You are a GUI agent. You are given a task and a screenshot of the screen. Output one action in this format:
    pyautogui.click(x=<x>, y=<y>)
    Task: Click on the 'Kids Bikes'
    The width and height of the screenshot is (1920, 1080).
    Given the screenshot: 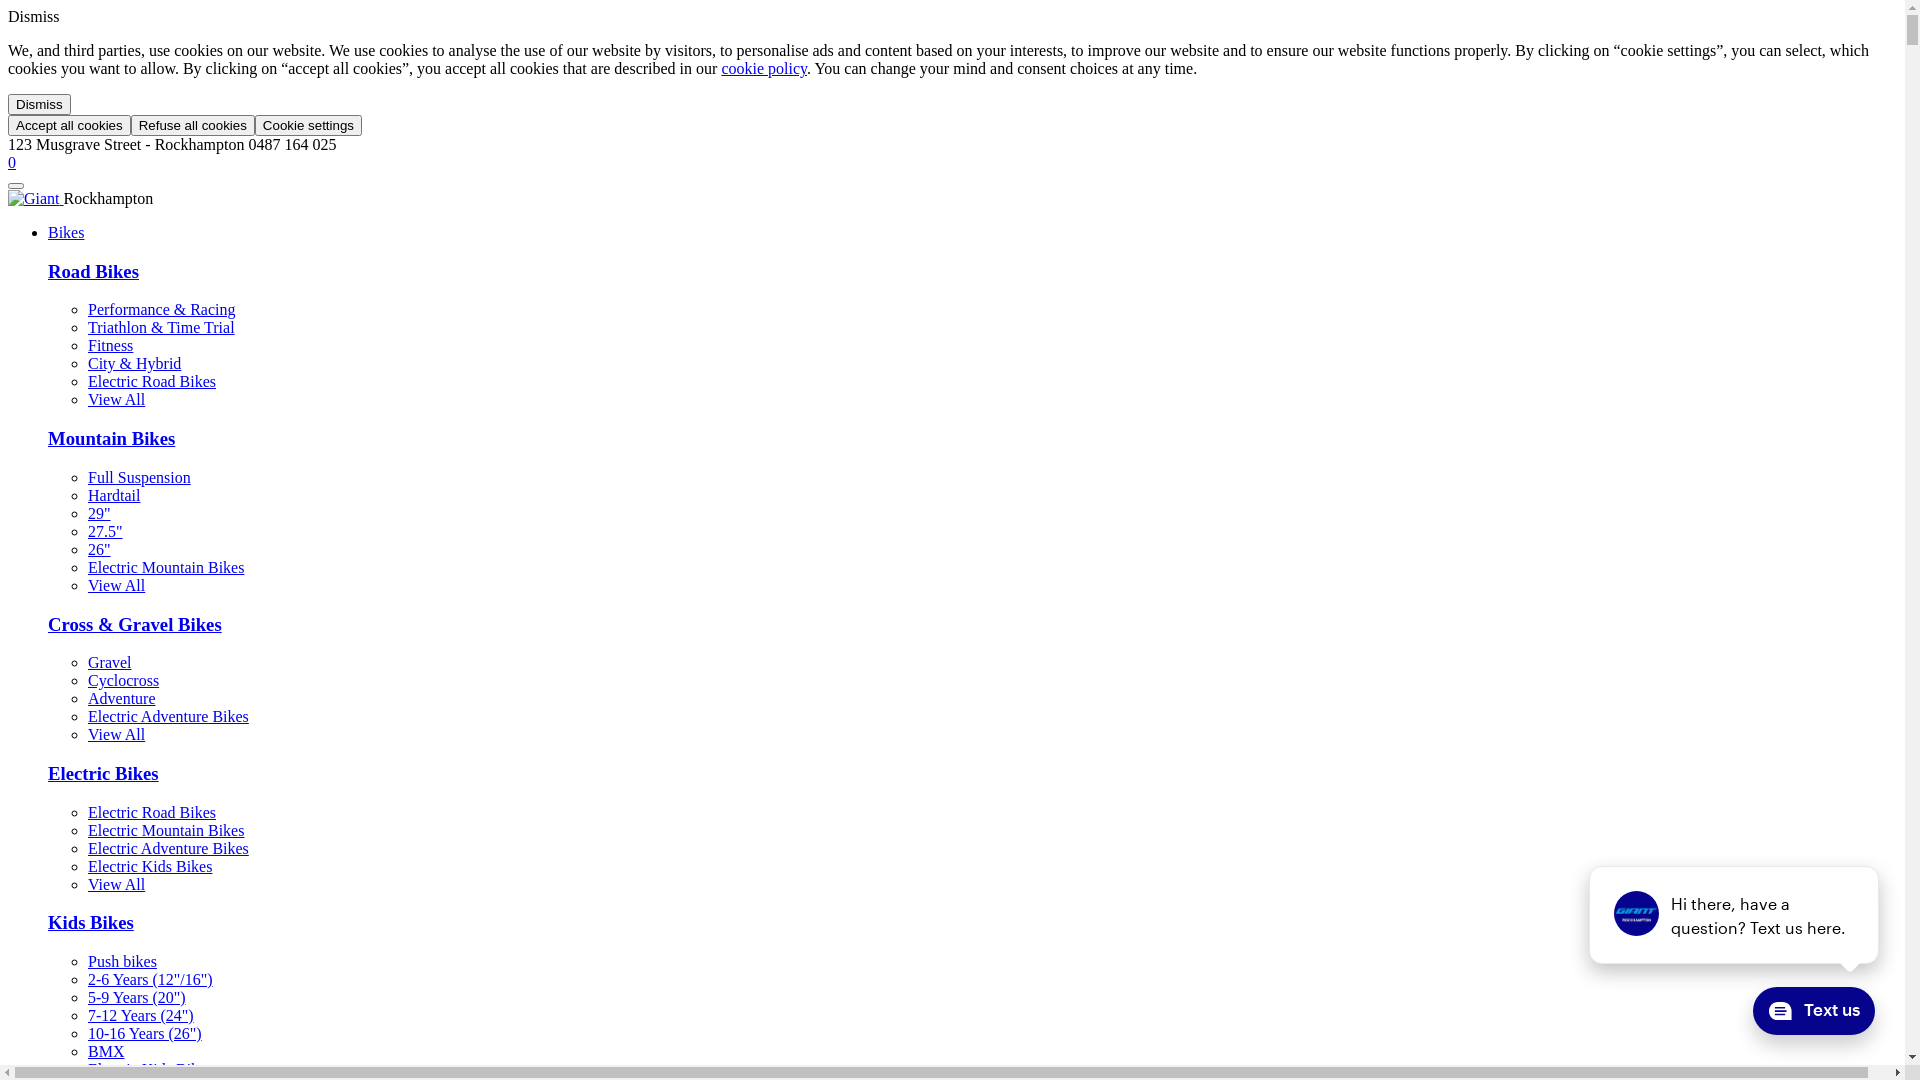 What is the action you would take?
    pyautogui.click(x=90, y=922)
    